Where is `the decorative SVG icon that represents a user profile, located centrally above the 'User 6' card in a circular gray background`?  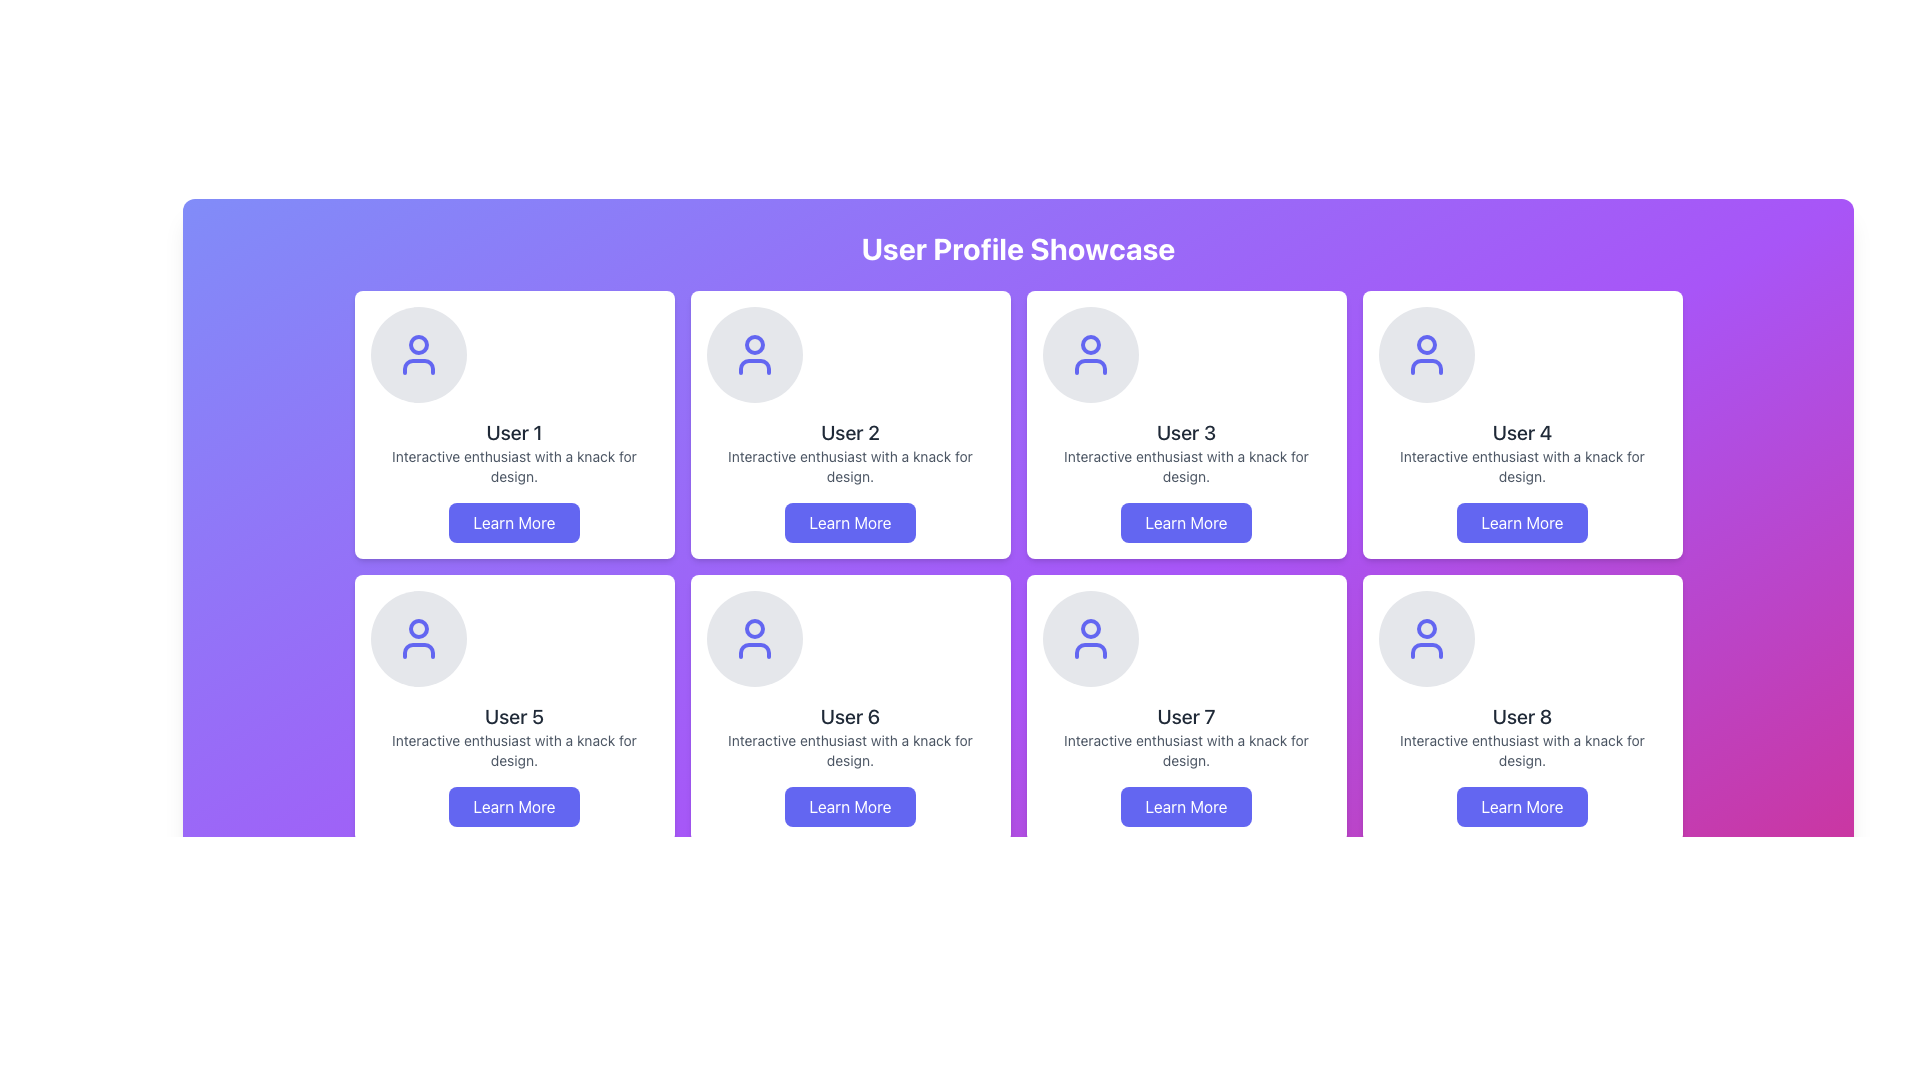 the decorative SVG icon that represents a user profile, located centrally above the 'User 6' card in a circular gray background is located at coordinates (753, 639).